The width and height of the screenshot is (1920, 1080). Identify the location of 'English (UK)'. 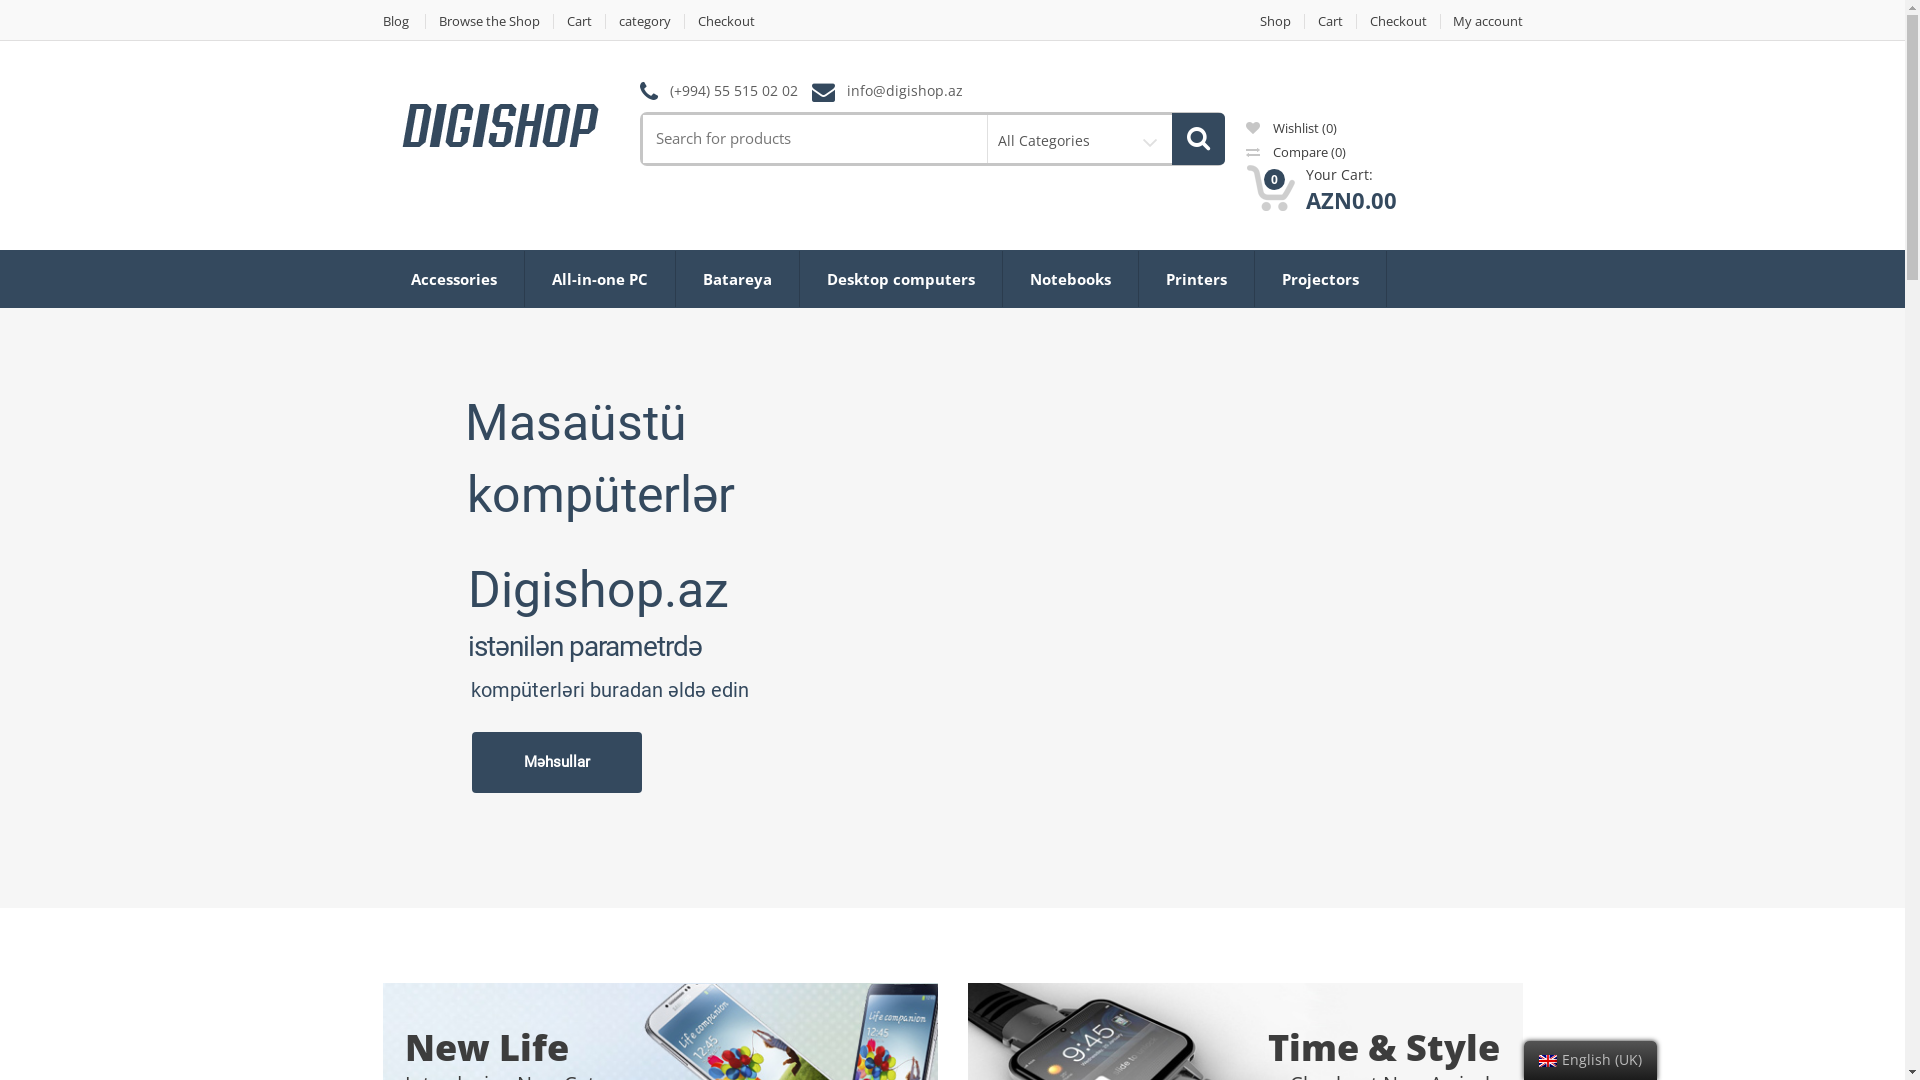
(1546, 1059).